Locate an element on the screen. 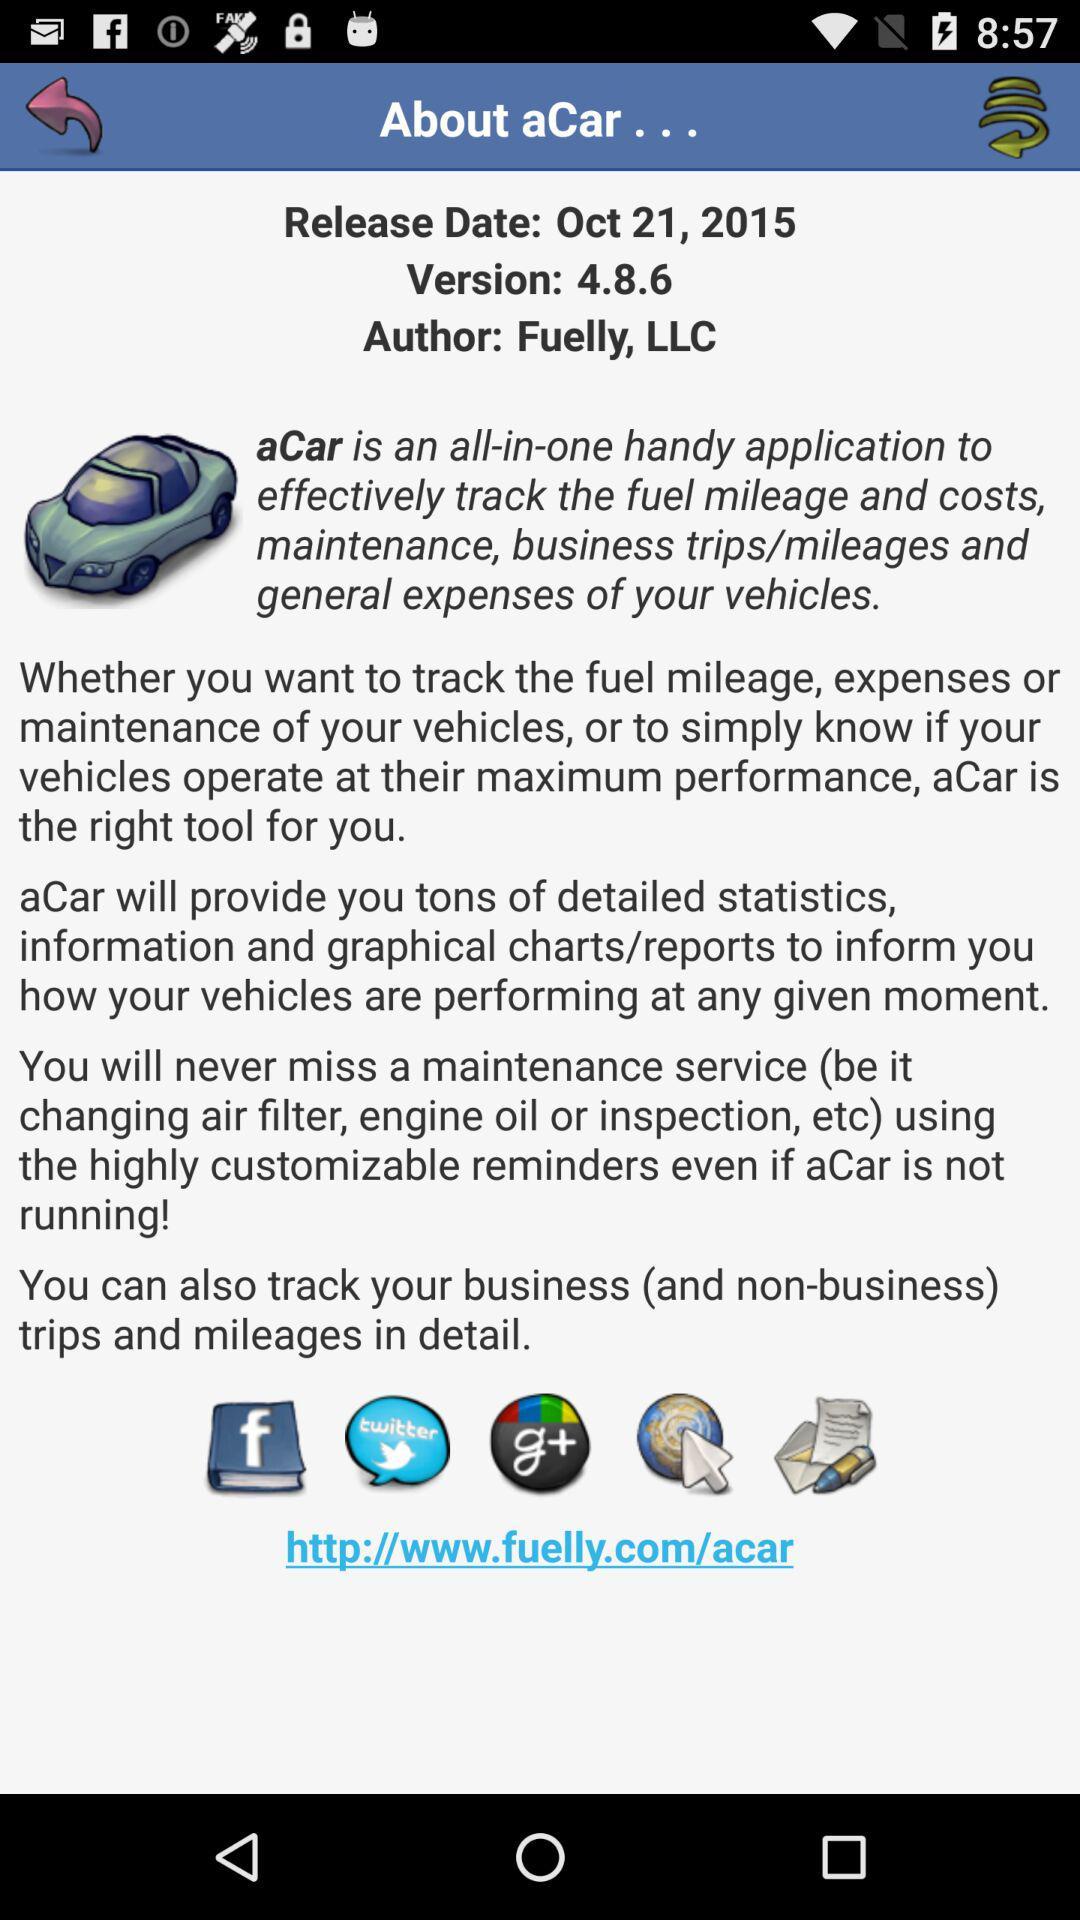 This screenshot has width=1080, height=1920. the twitter icon is located at coordinates (397, 1546).